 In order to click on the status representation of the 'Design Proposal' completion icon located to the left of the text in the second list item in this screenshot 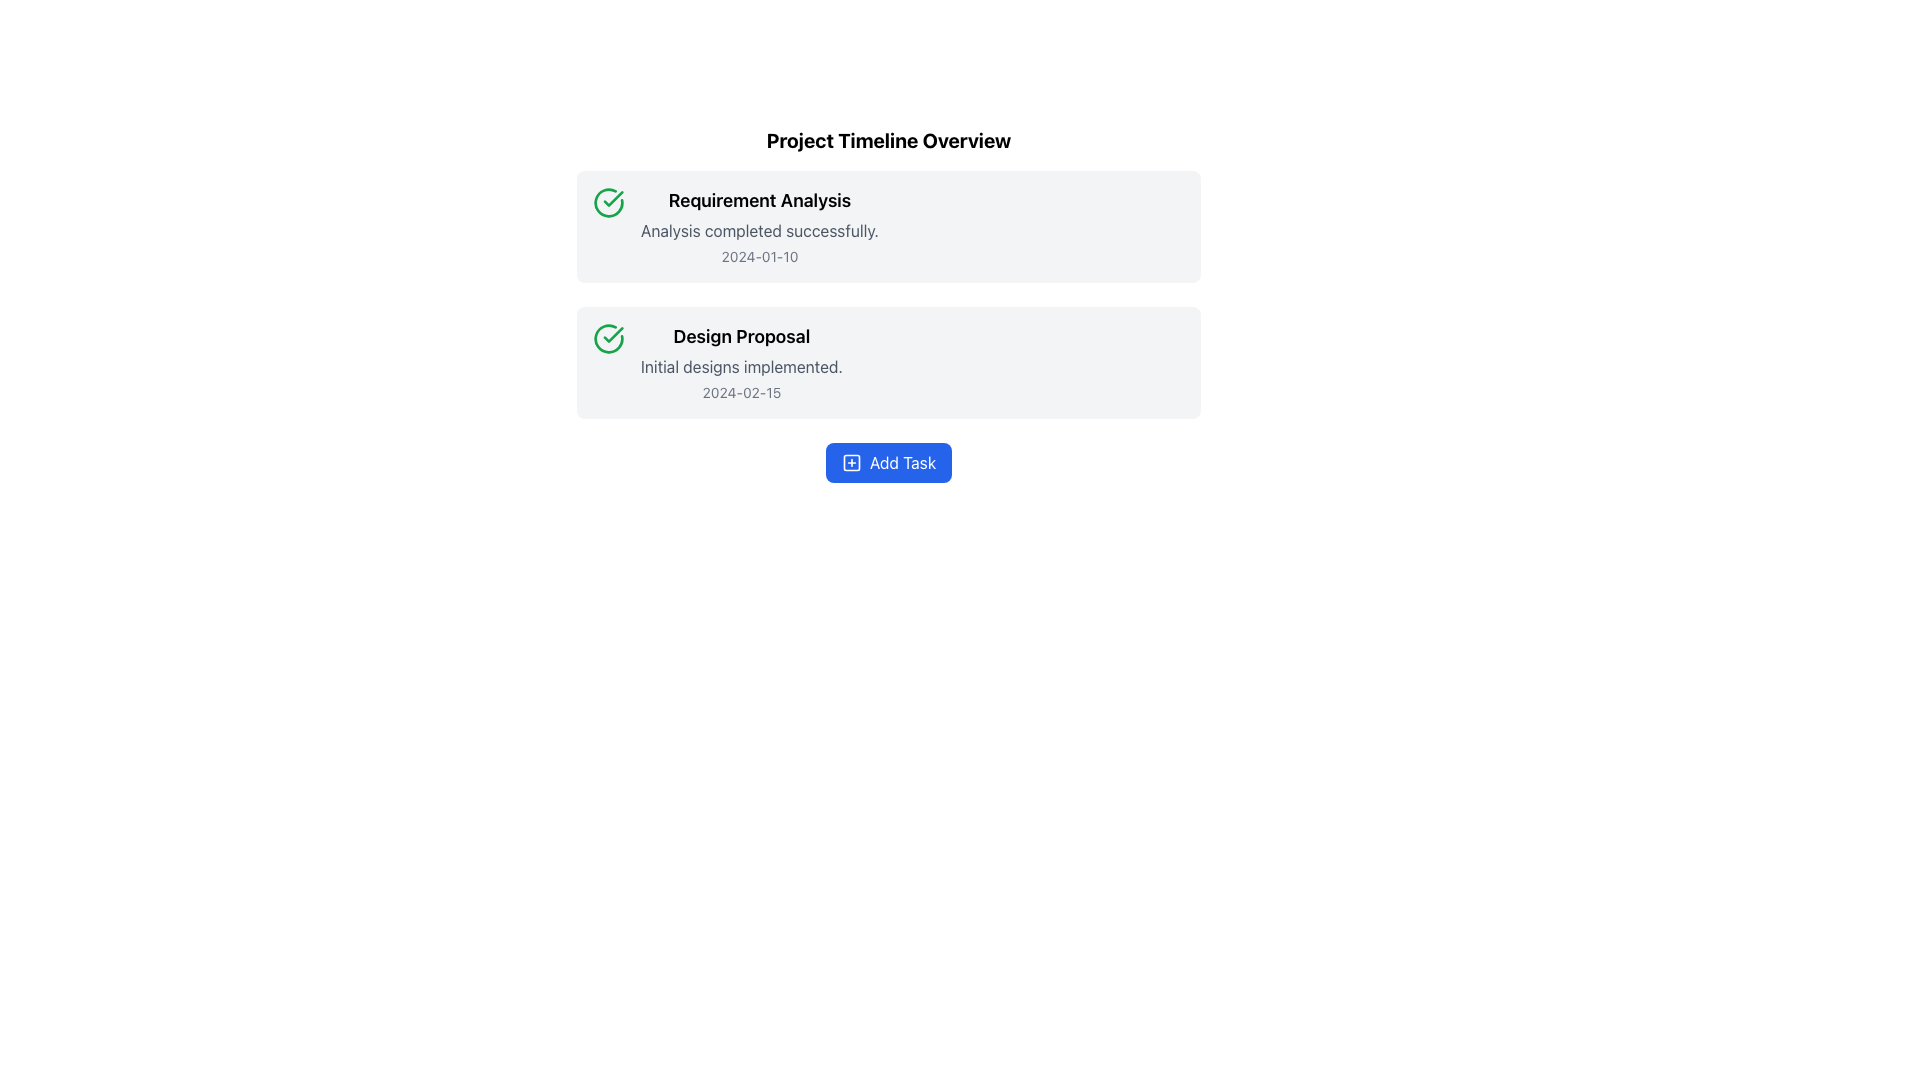, I will do `click(612, 334)`.